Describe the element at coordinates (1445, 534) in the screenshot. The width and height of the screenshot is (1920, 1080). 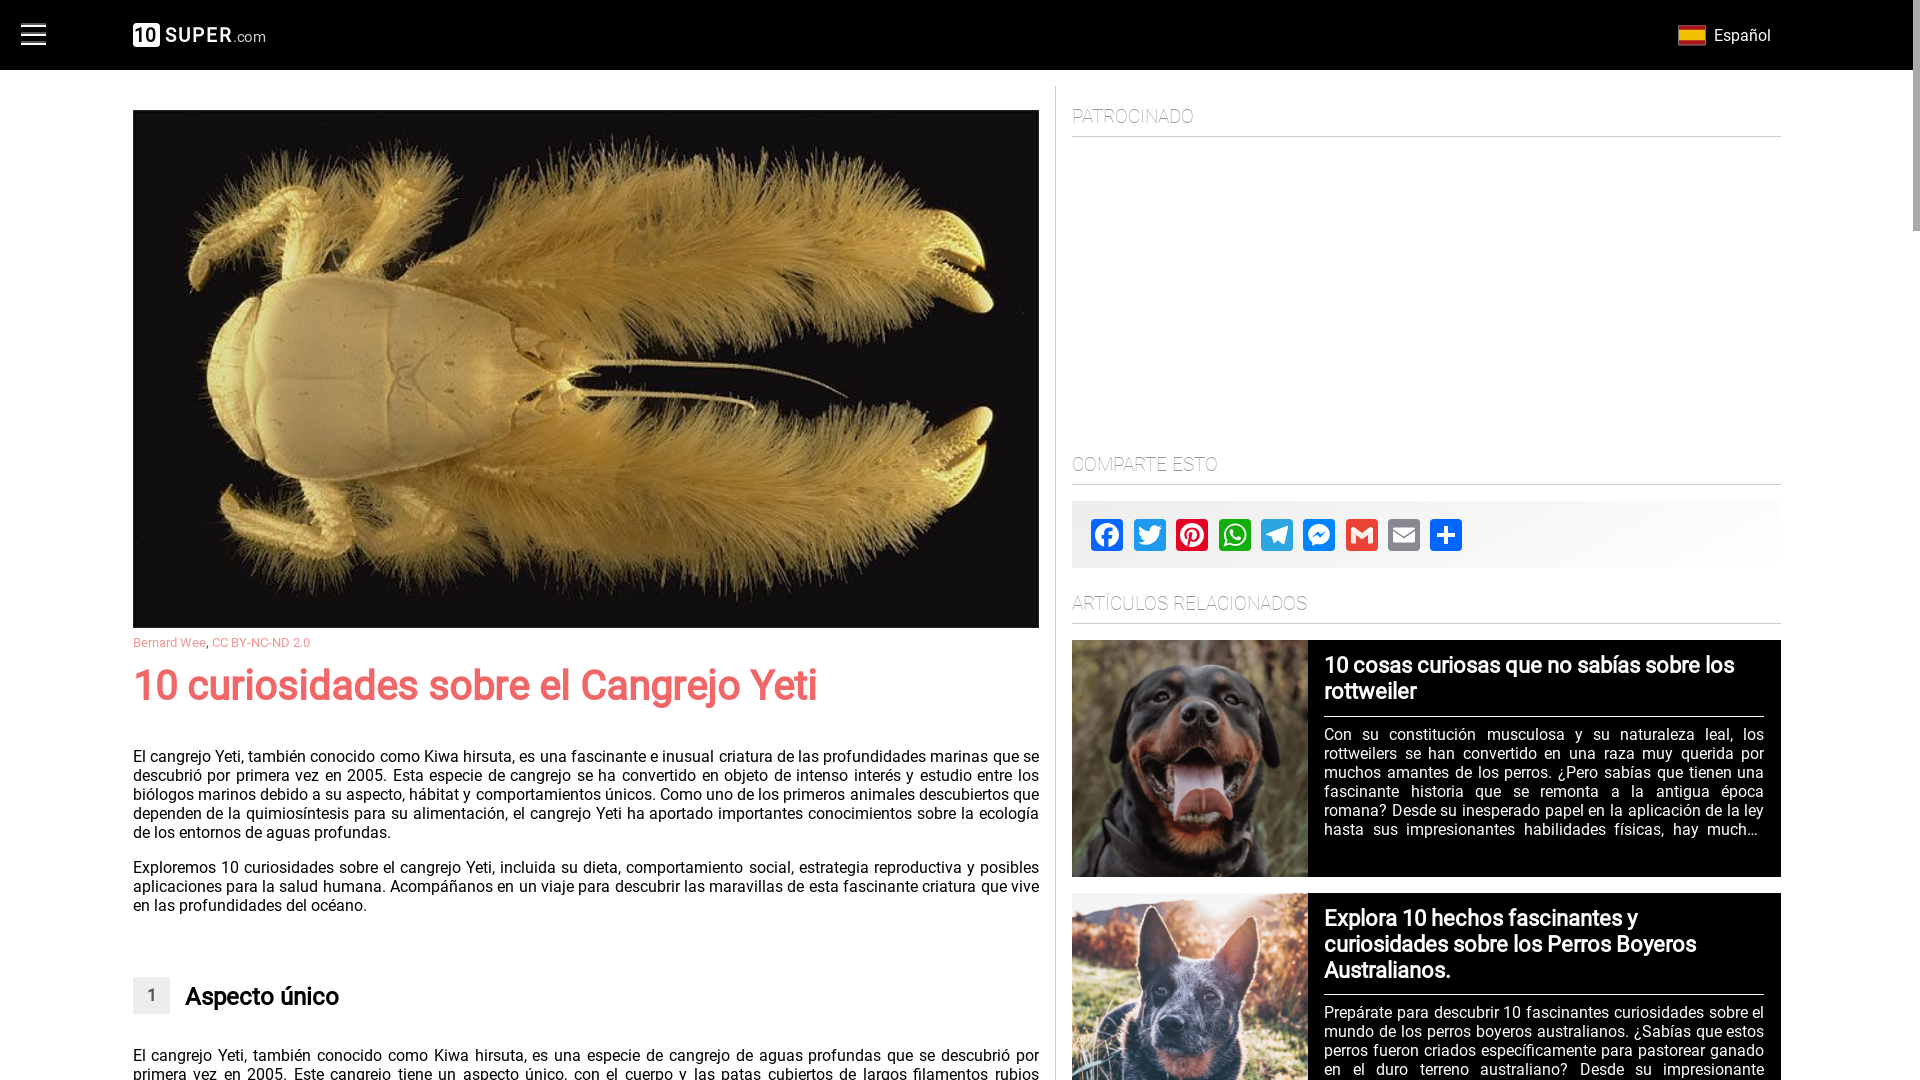
I see `'Share'` at that location.